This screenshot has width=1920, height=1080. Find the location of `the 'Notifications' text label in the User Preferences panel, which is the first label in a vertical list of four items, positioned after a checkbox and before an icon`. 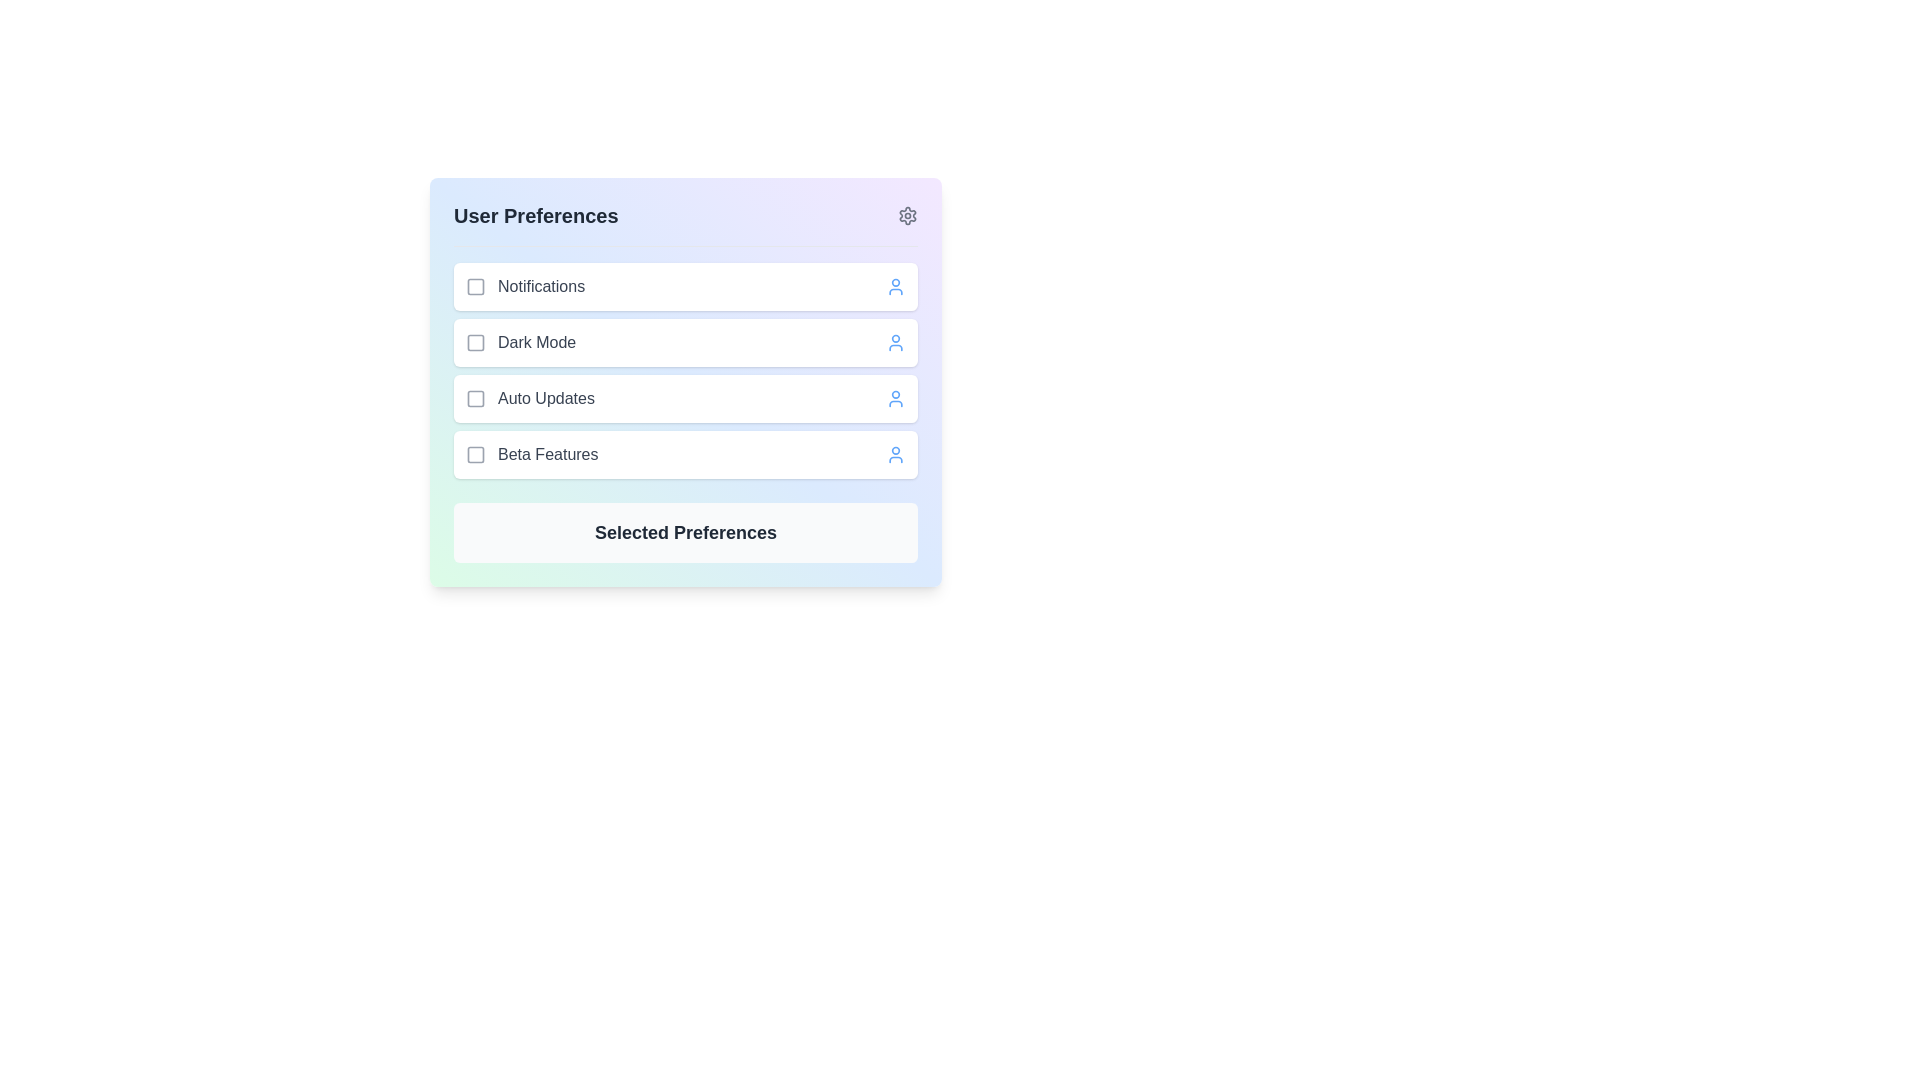

the 'Notifications' text label in the User Preferences panel, which is the first label in a vertical list of four items, positioned after a checkbox and before an icon is located at coordinates (541, 286).